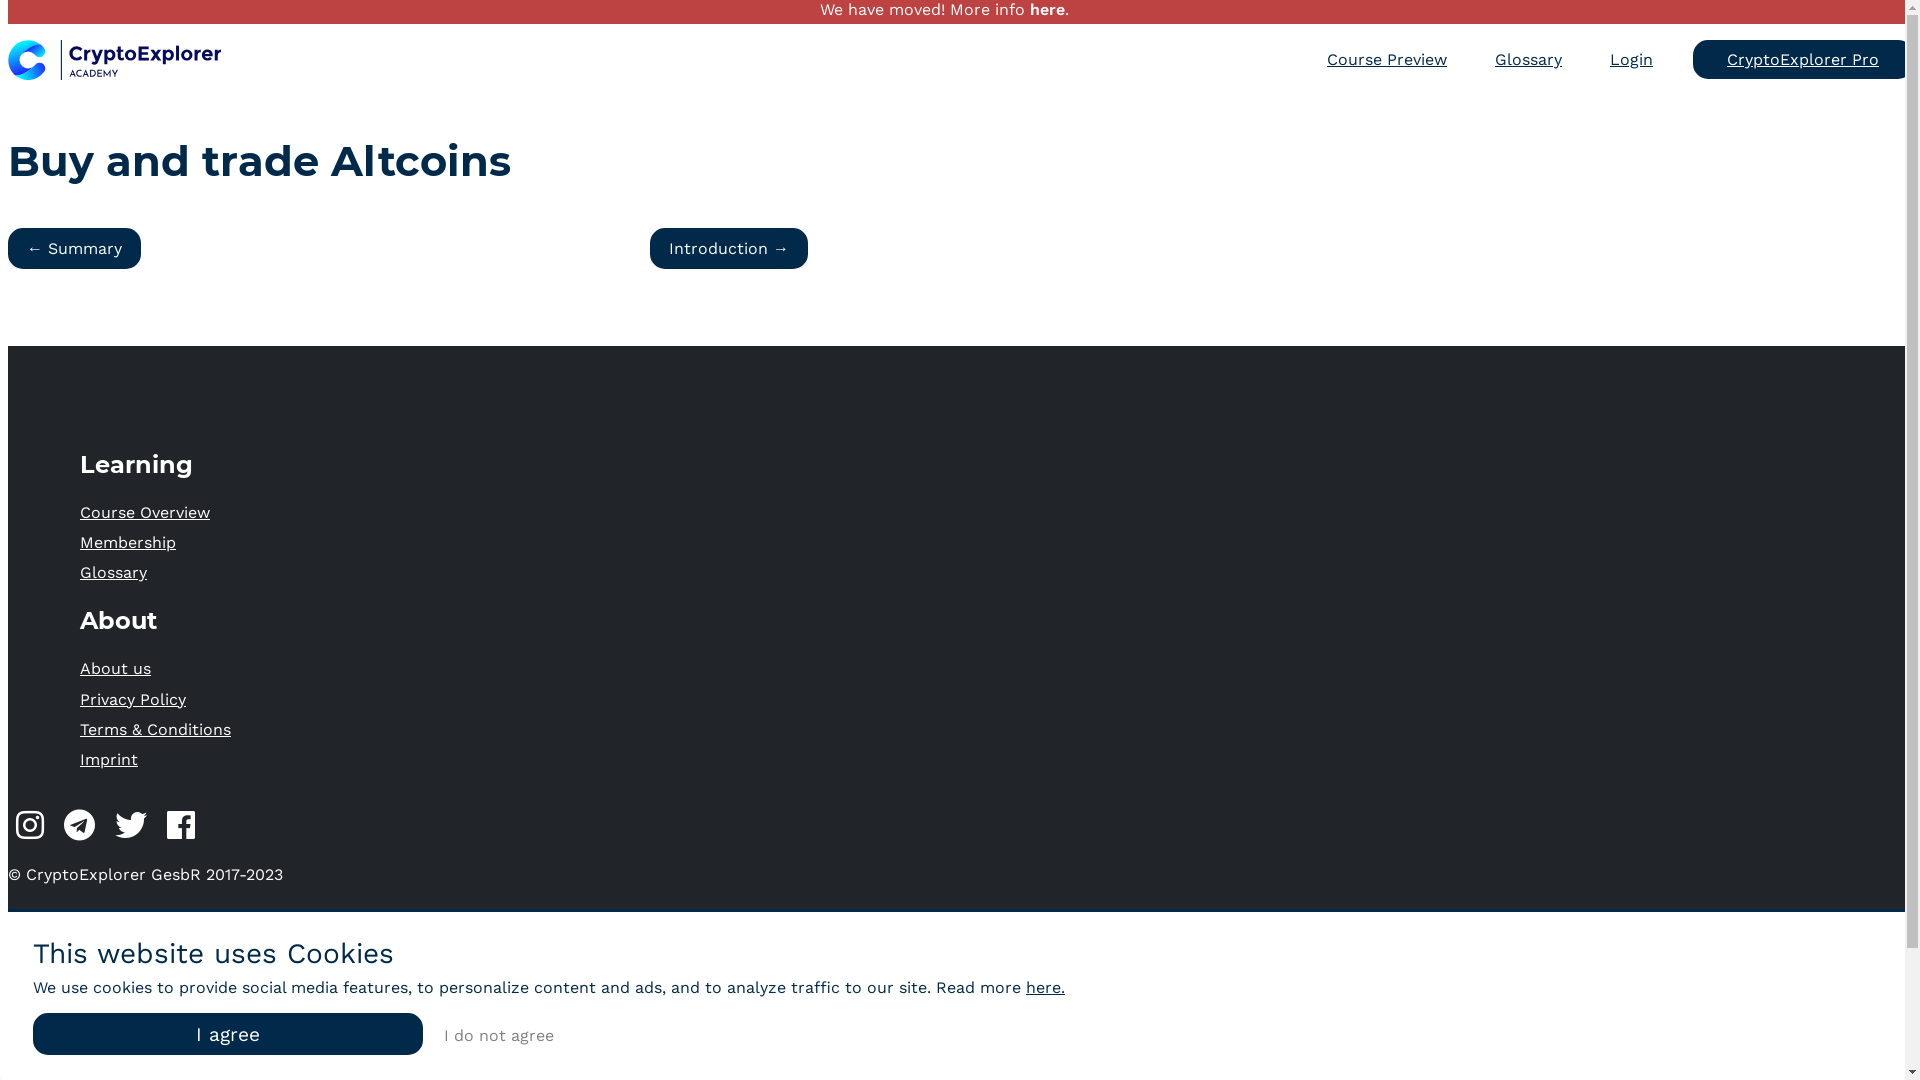 The width and height of the screenshot is (1920, 1080). Describe the element at coordinates (1386, 58) in the screenshot. I see `'Course Preview'` at that location.